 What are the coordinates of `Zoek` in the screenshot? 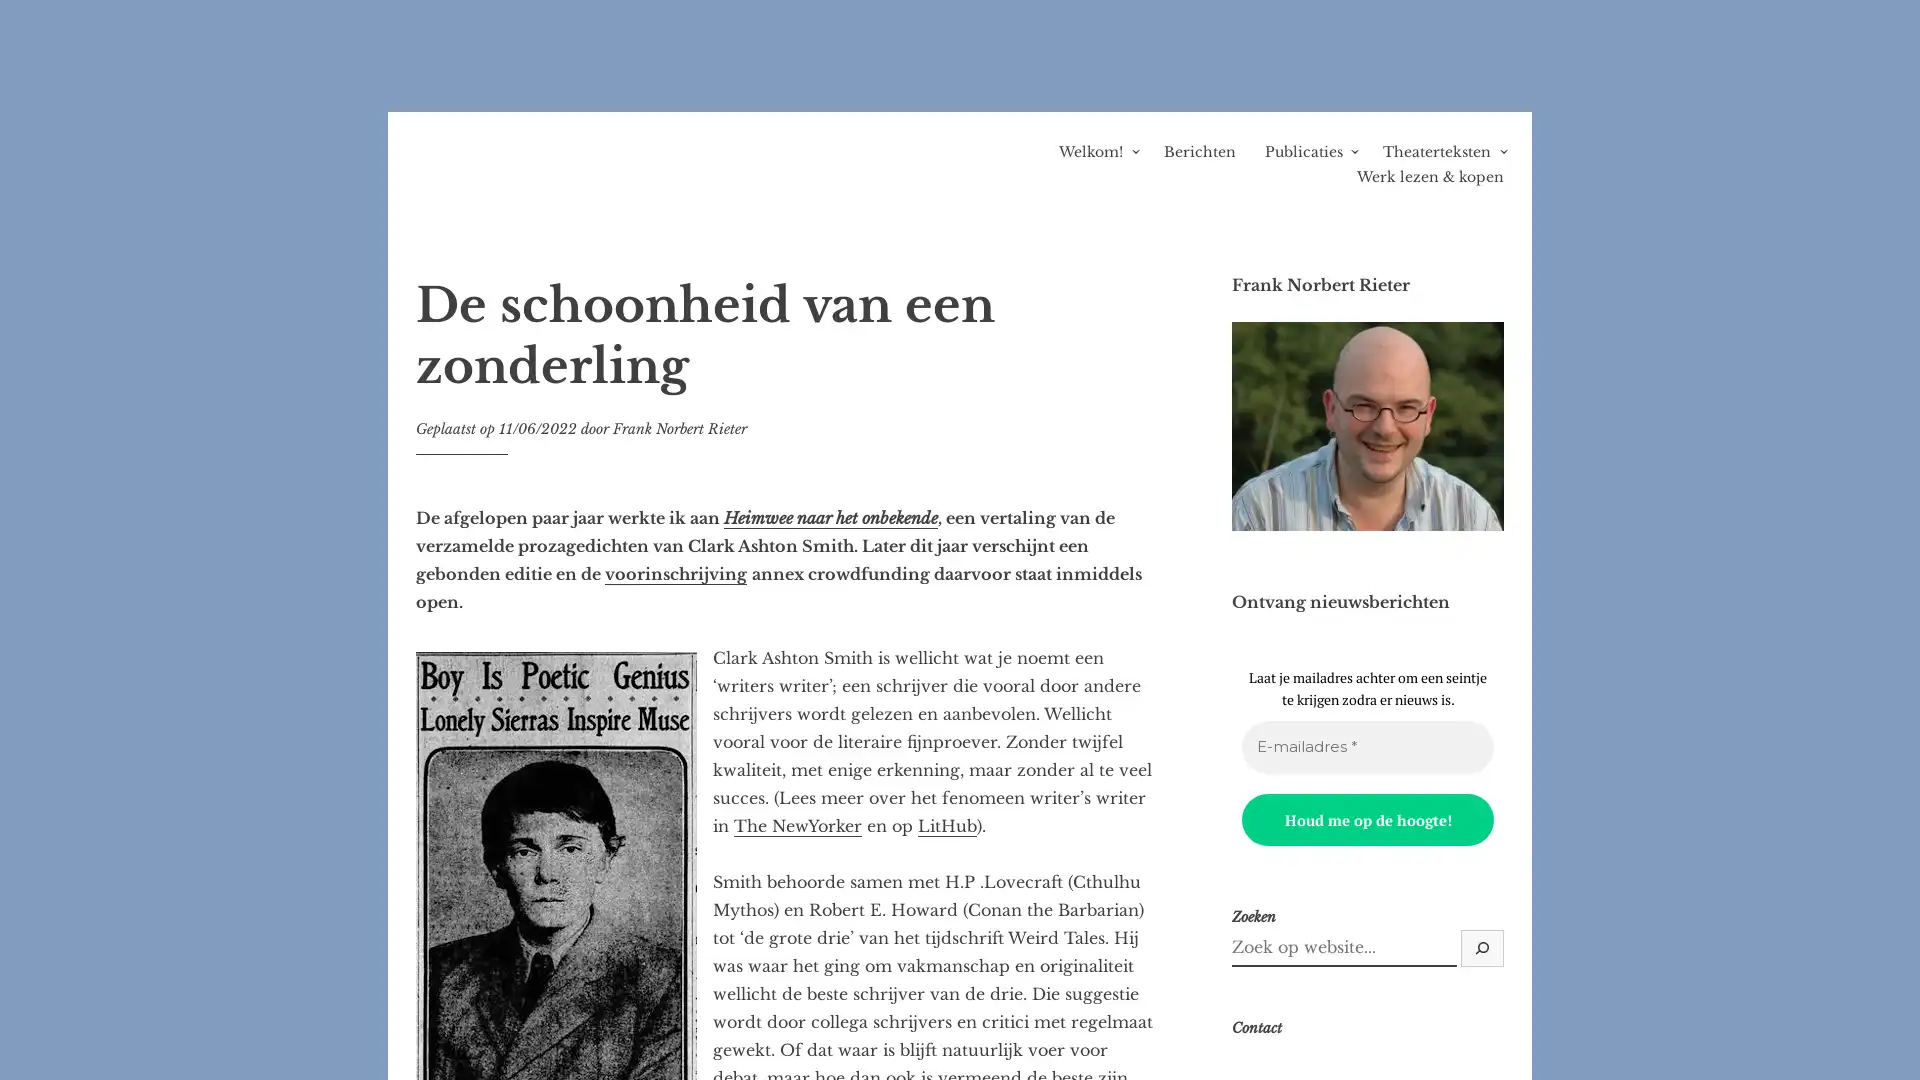 It's located at (1482, 946).